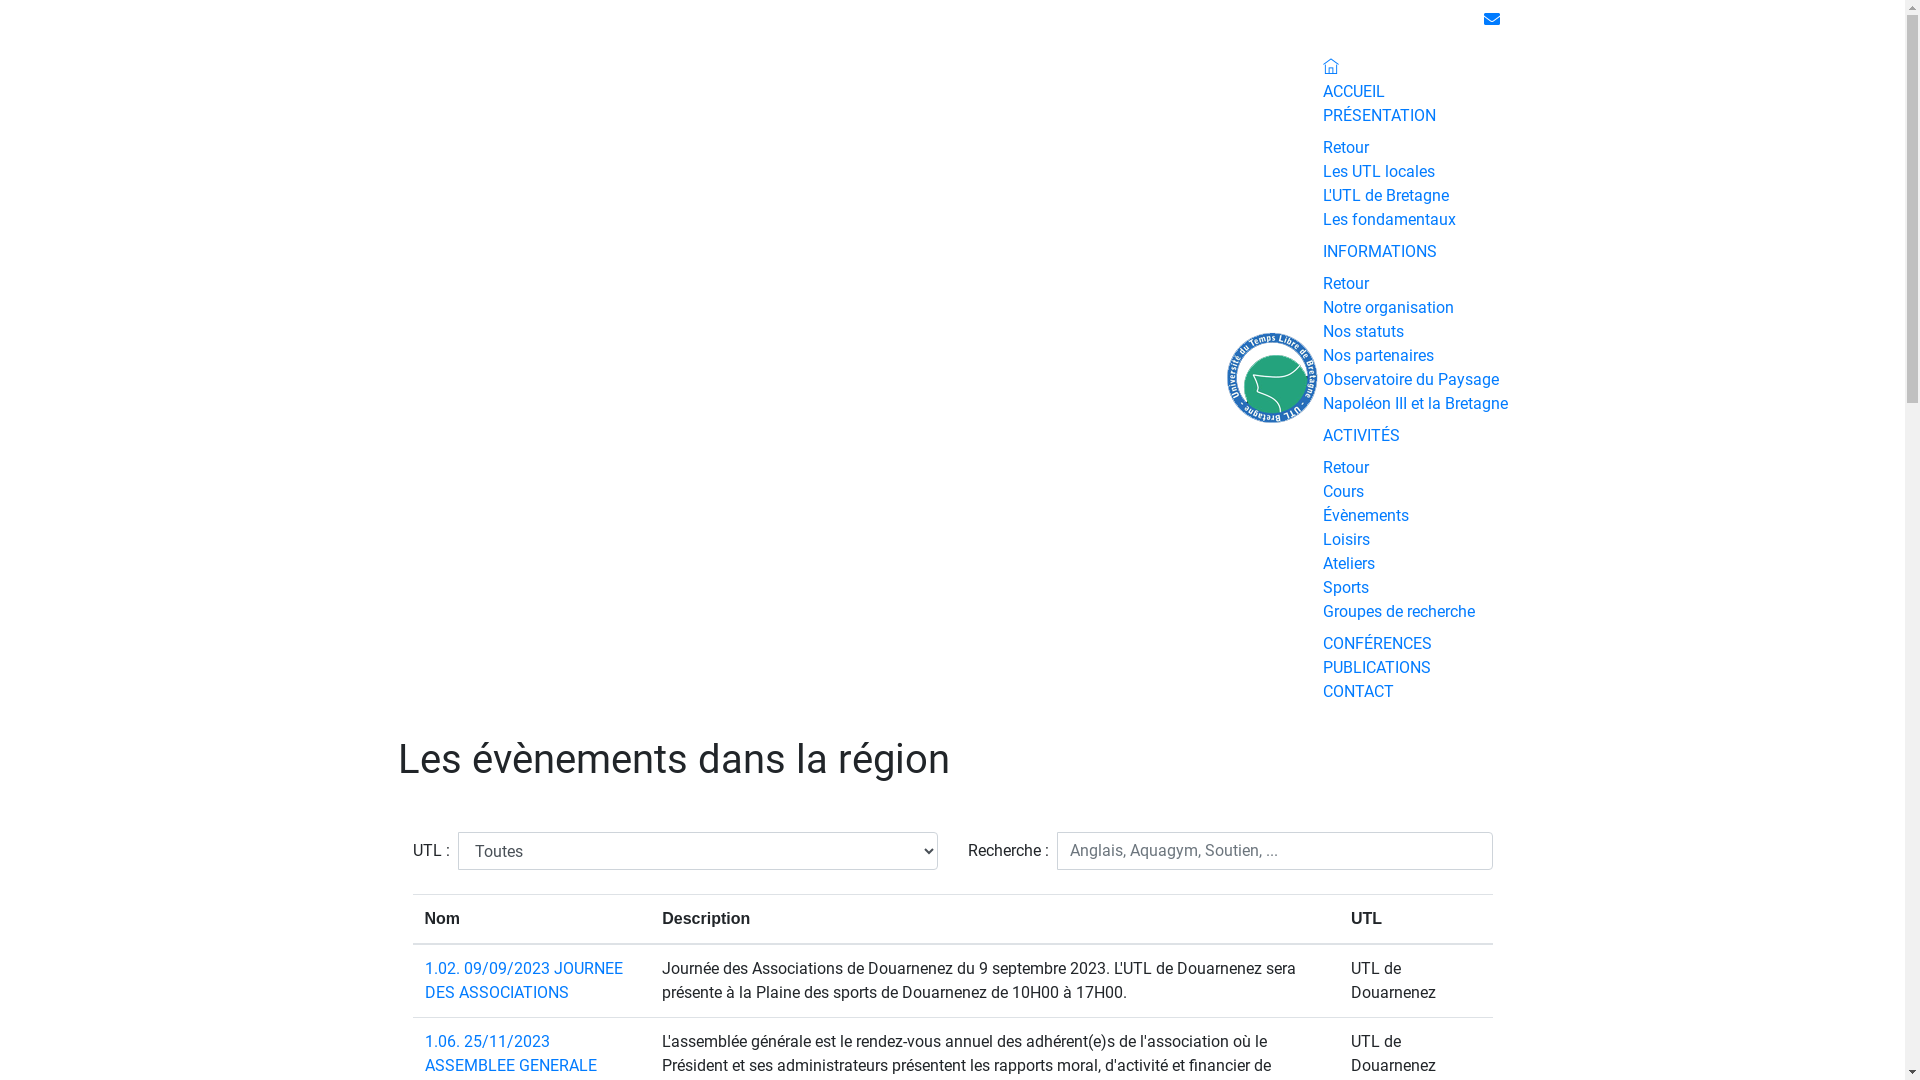  I want to click on 'Sports', so click(1344, 586).